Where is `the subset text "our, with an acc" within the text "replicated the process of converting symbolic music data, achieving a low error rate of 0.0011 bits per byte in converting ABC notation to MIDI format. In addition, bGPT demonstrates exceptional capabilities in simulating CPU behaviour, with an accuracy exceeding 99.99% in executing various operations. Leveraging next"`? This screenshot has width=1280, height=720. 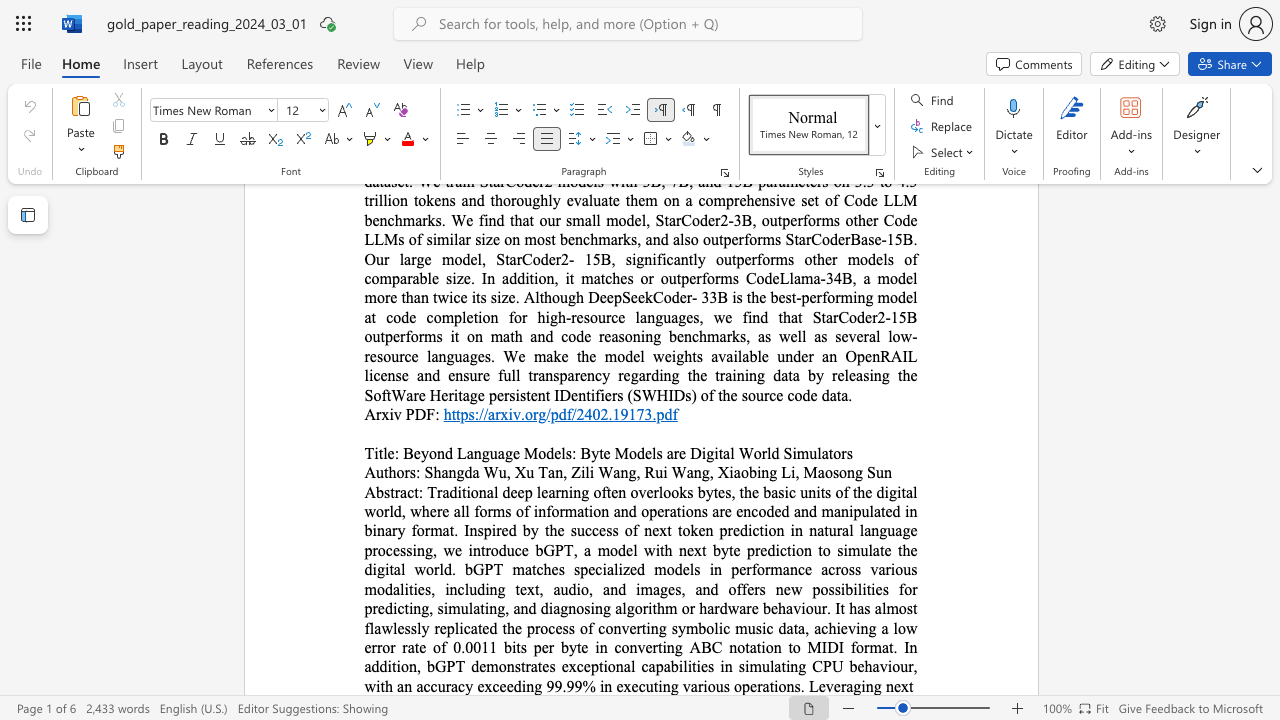 the subset text "our, with an acc" within the text "replicated the process of converting symbolic music data, achieving a low error rate of 0.0011 bits per byte in converting ABC notation to MIDI format. In addition, bGPT demonstrates exceptional capabilities in simulating CPU behaviour, with an accuracy exceeding 99.99% in executing various operations. Leveraging next" is located at coordinates (891, 666).